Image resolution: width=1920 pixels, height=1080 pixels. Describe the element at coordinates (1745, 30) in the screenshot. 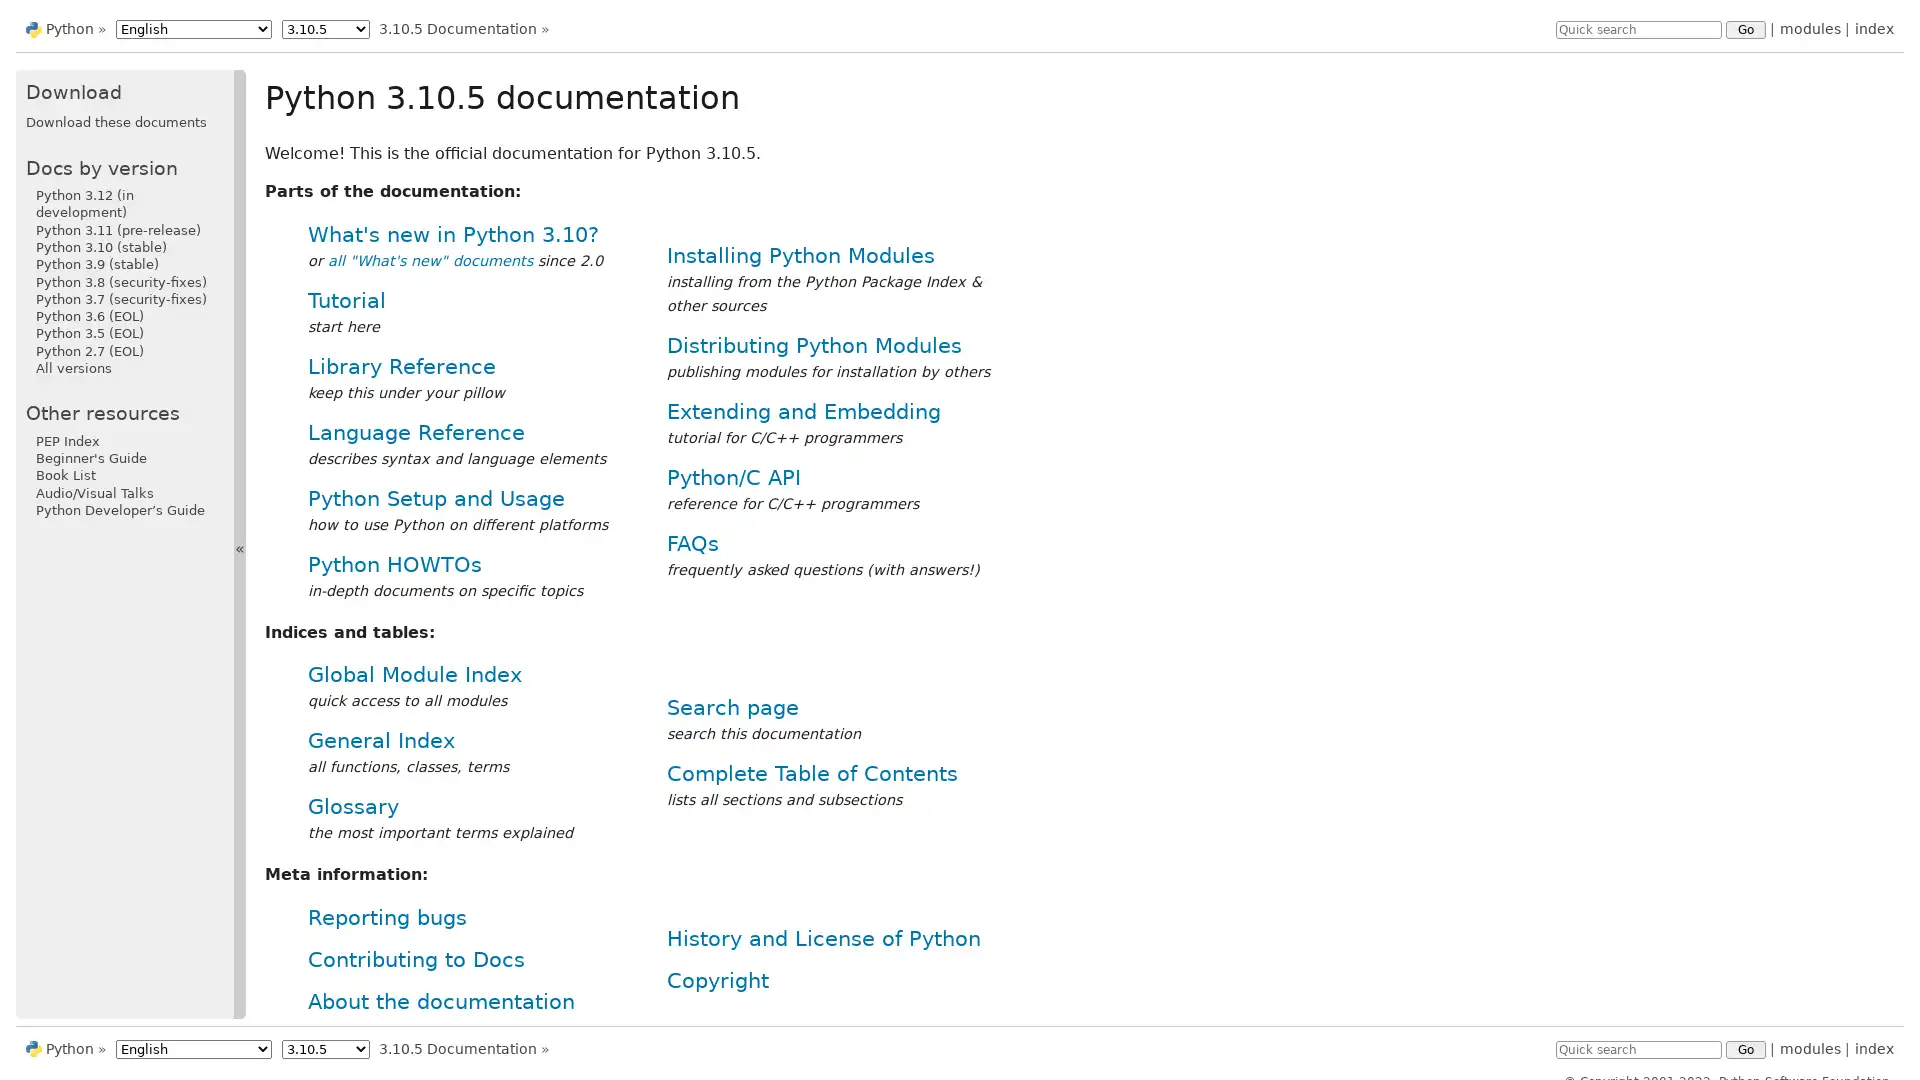

I see `Go` at that location.